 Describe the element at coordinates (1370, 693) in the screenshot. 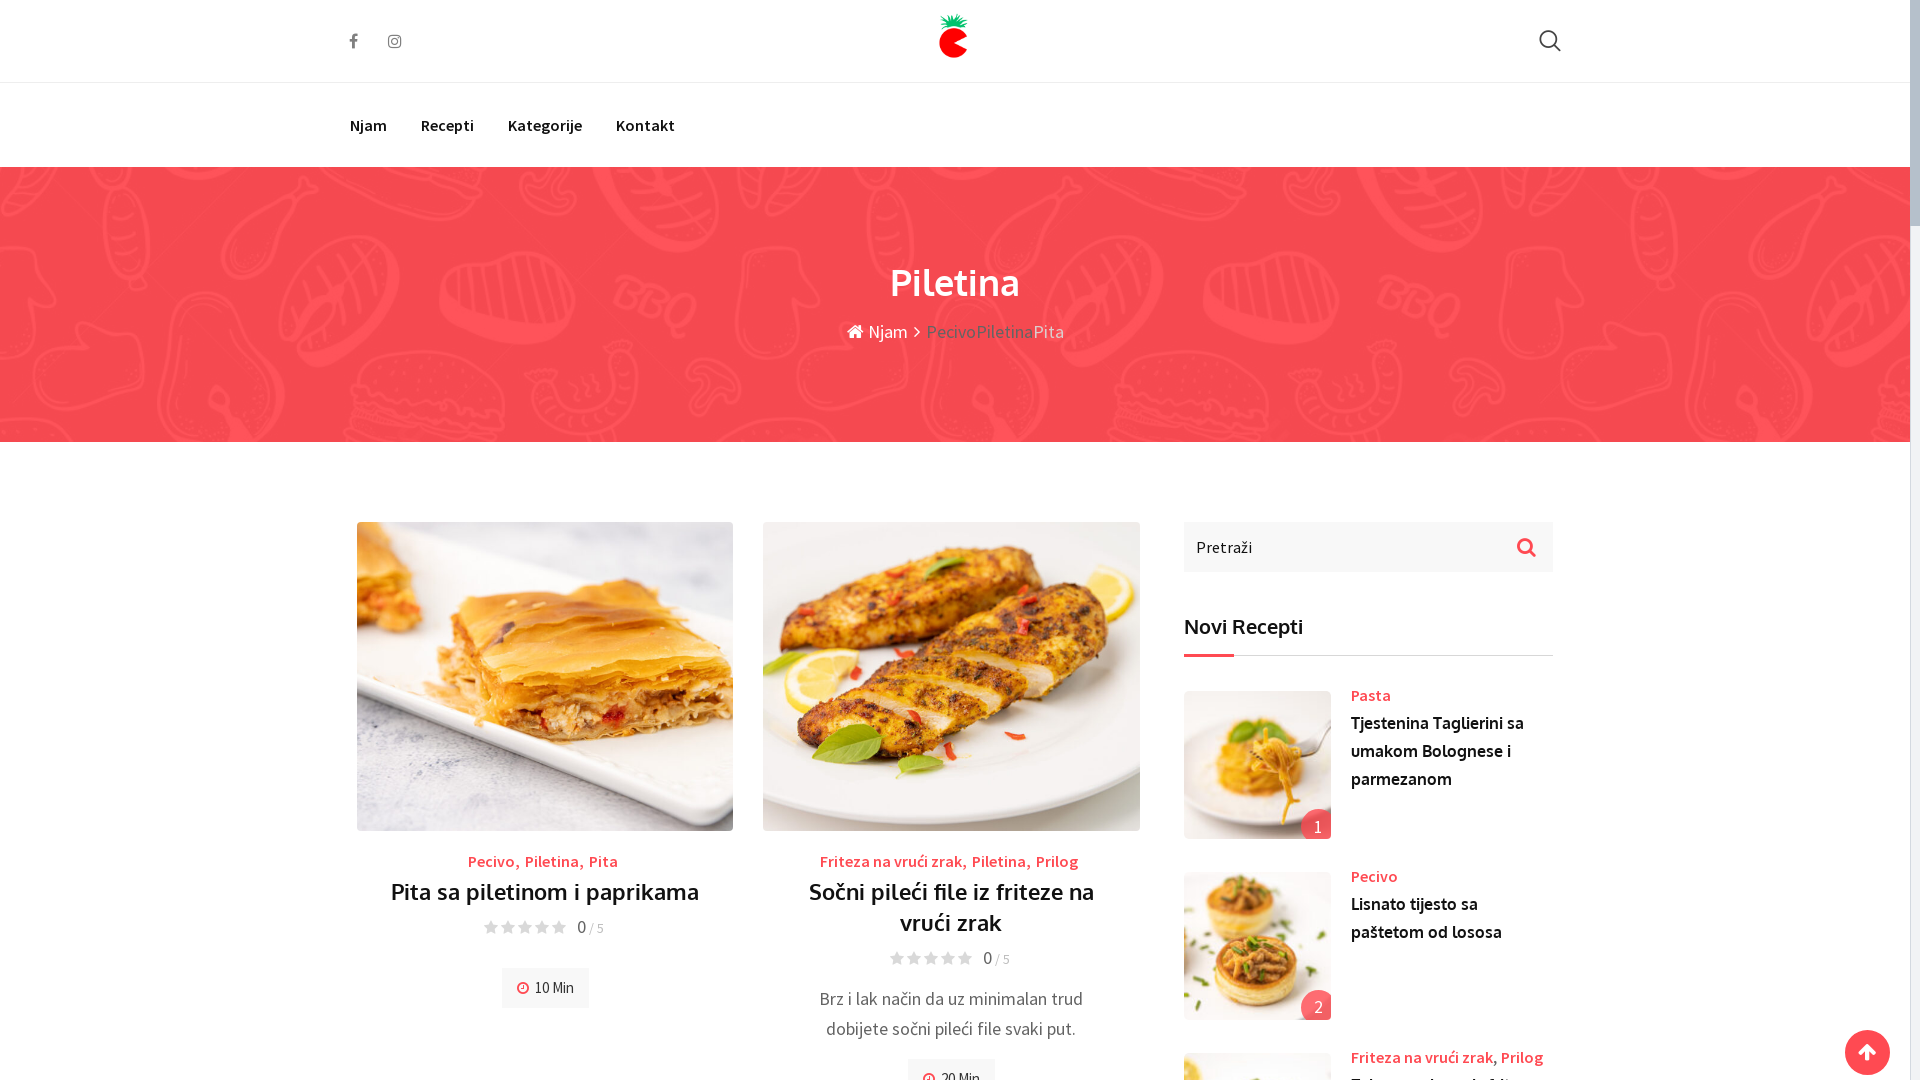

I see `'Pasta'` at that location.